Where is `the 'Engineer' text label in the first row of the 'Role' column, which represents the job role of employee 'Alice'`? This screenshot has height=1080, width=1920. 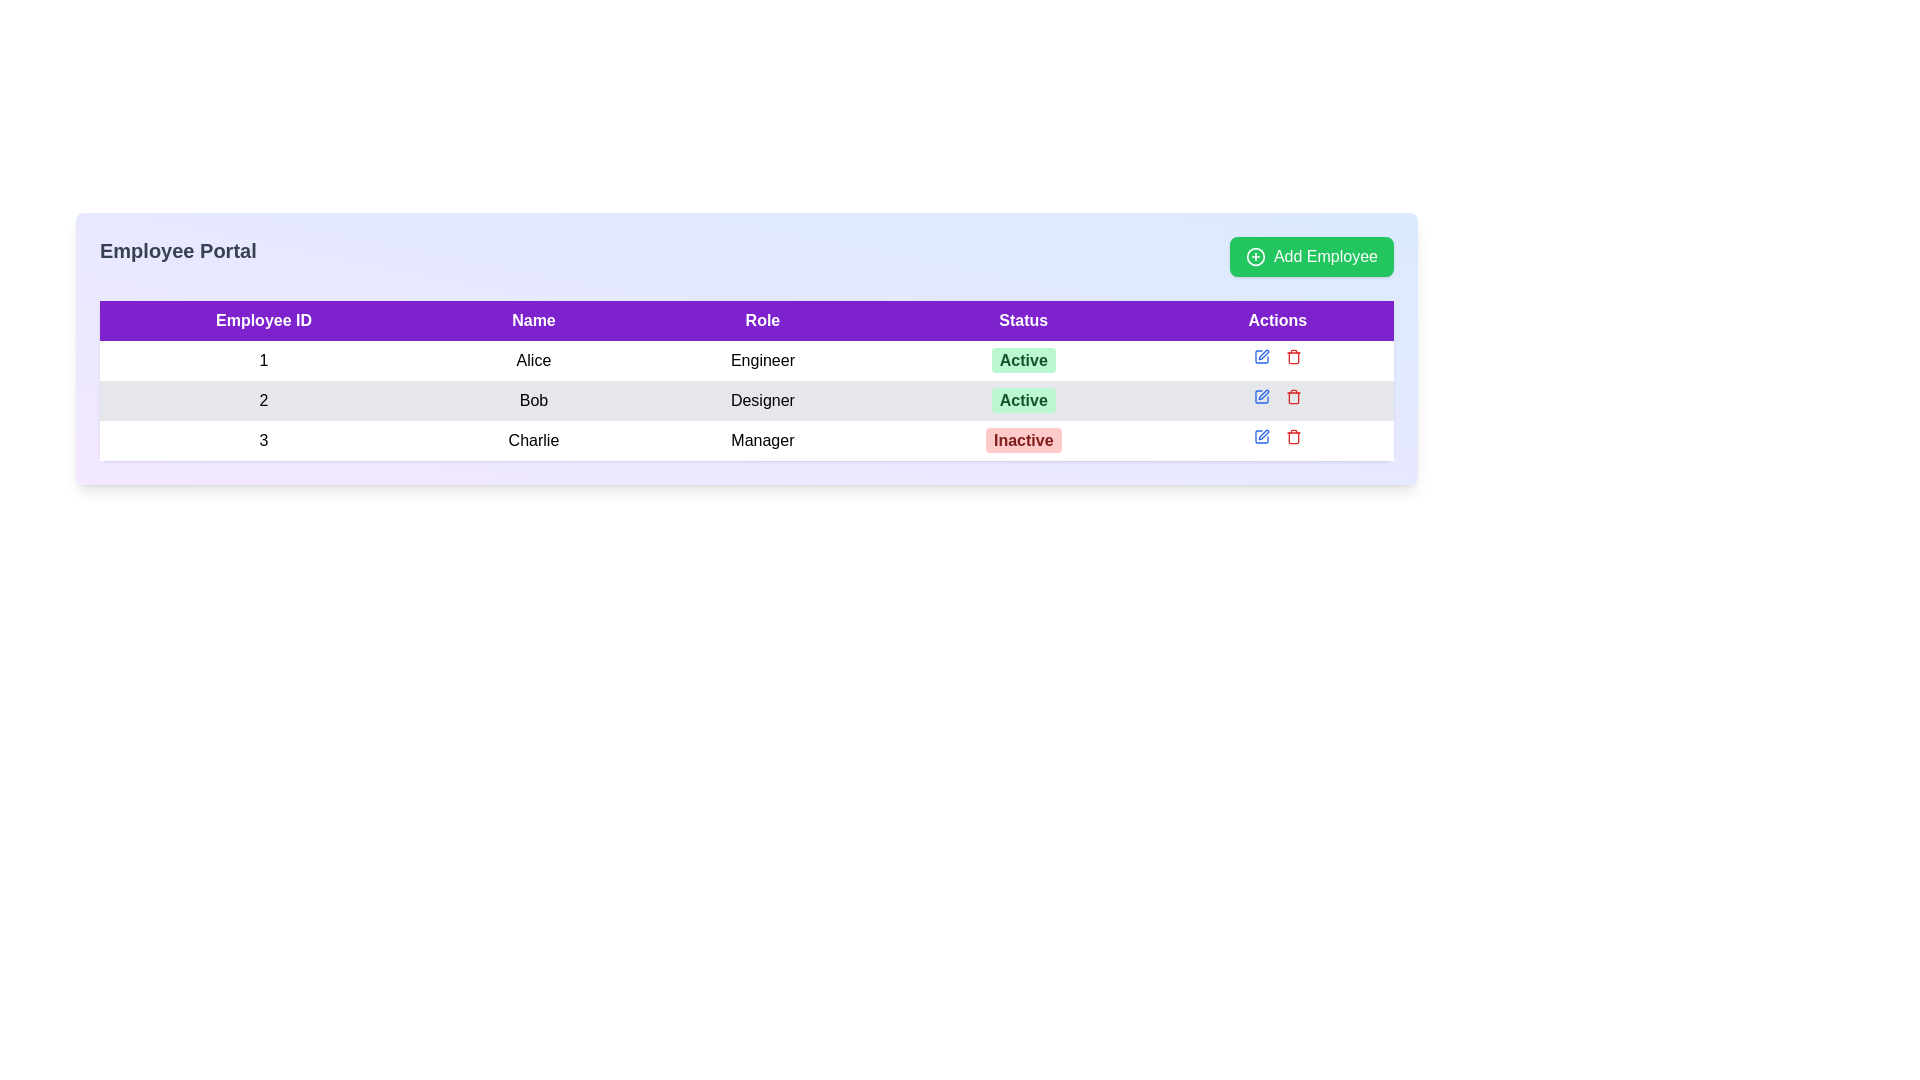 the 'Engineer' text label in the first row of the 'Role' column, which represents the job role of employee 'Alice' is located at coordinates (762, 361).